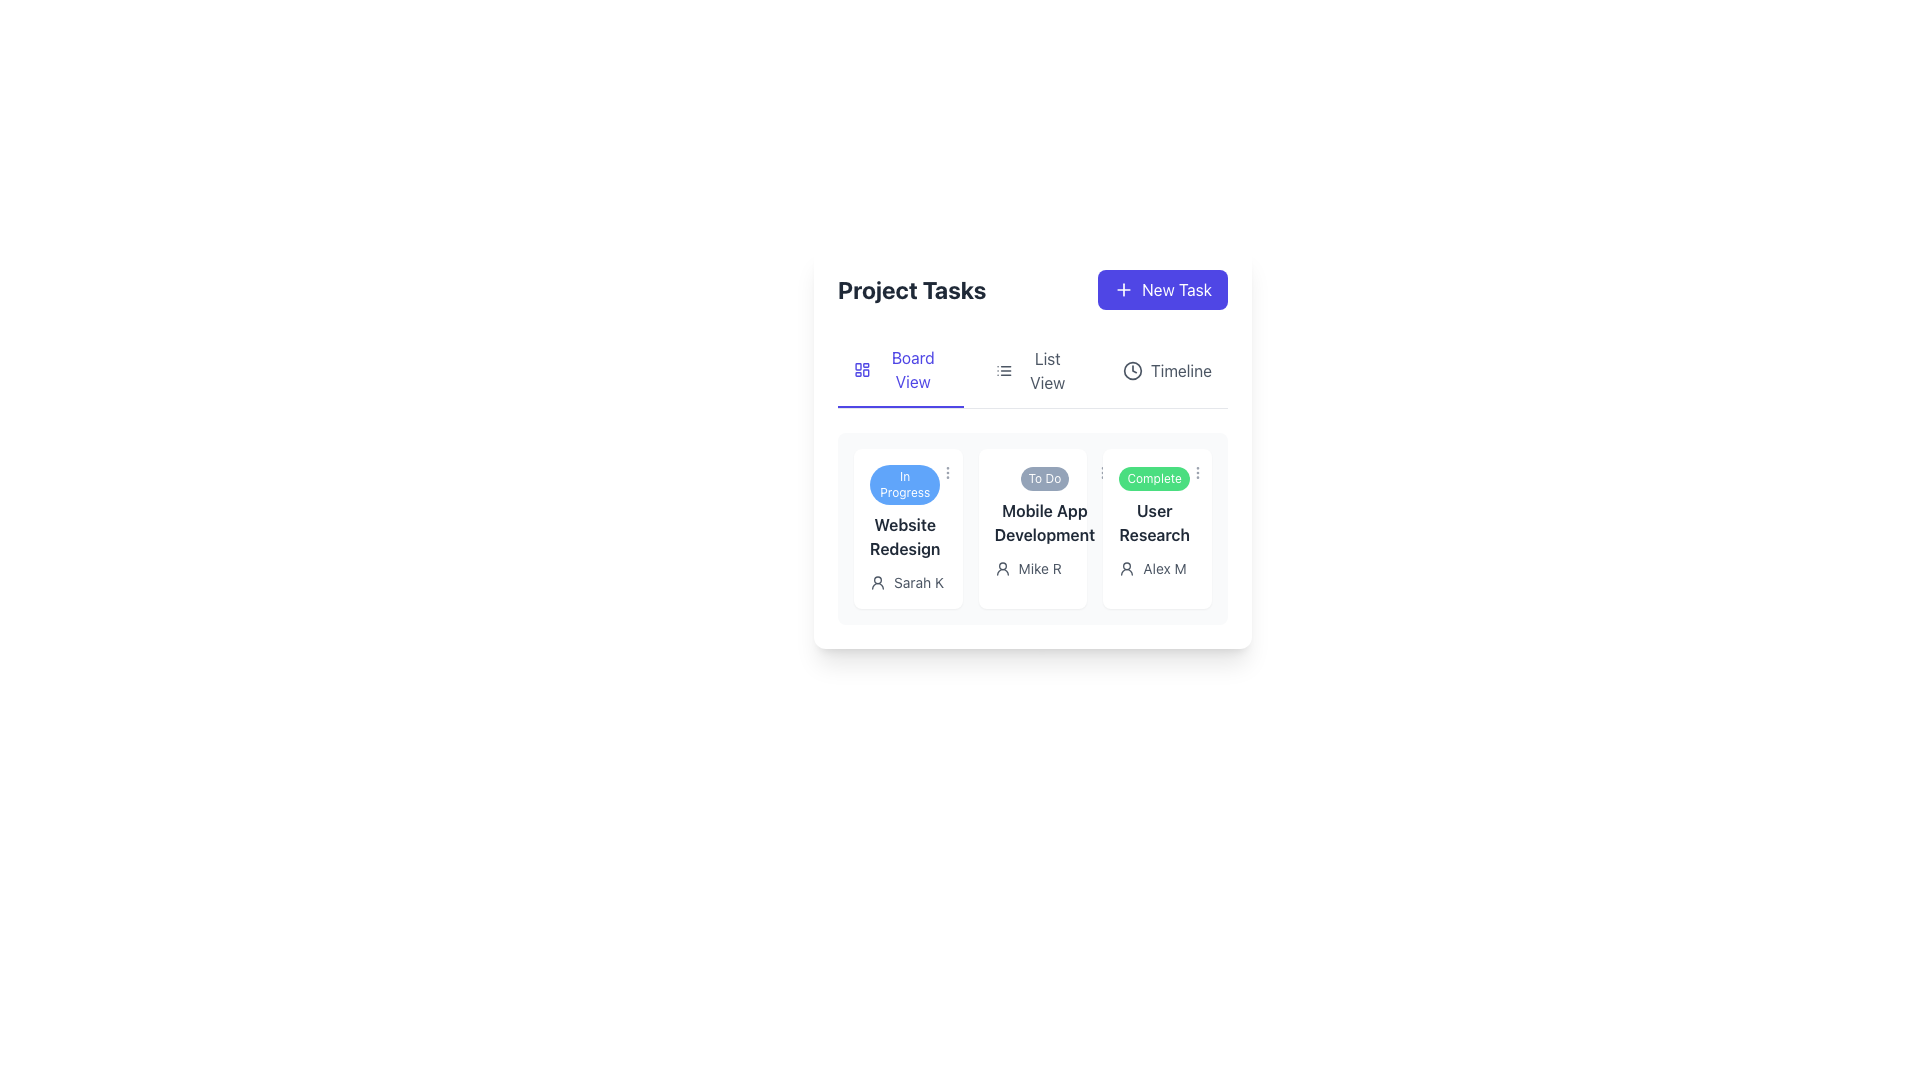 Image resolution: width=1920 pixels, height=1080 pixels. What do you see at coordinates (1032, 371) in the screenshot?
I see `the second selectable option labeled under 'Project Tasks' to switch to list view` at bounding box center [1032, 371].